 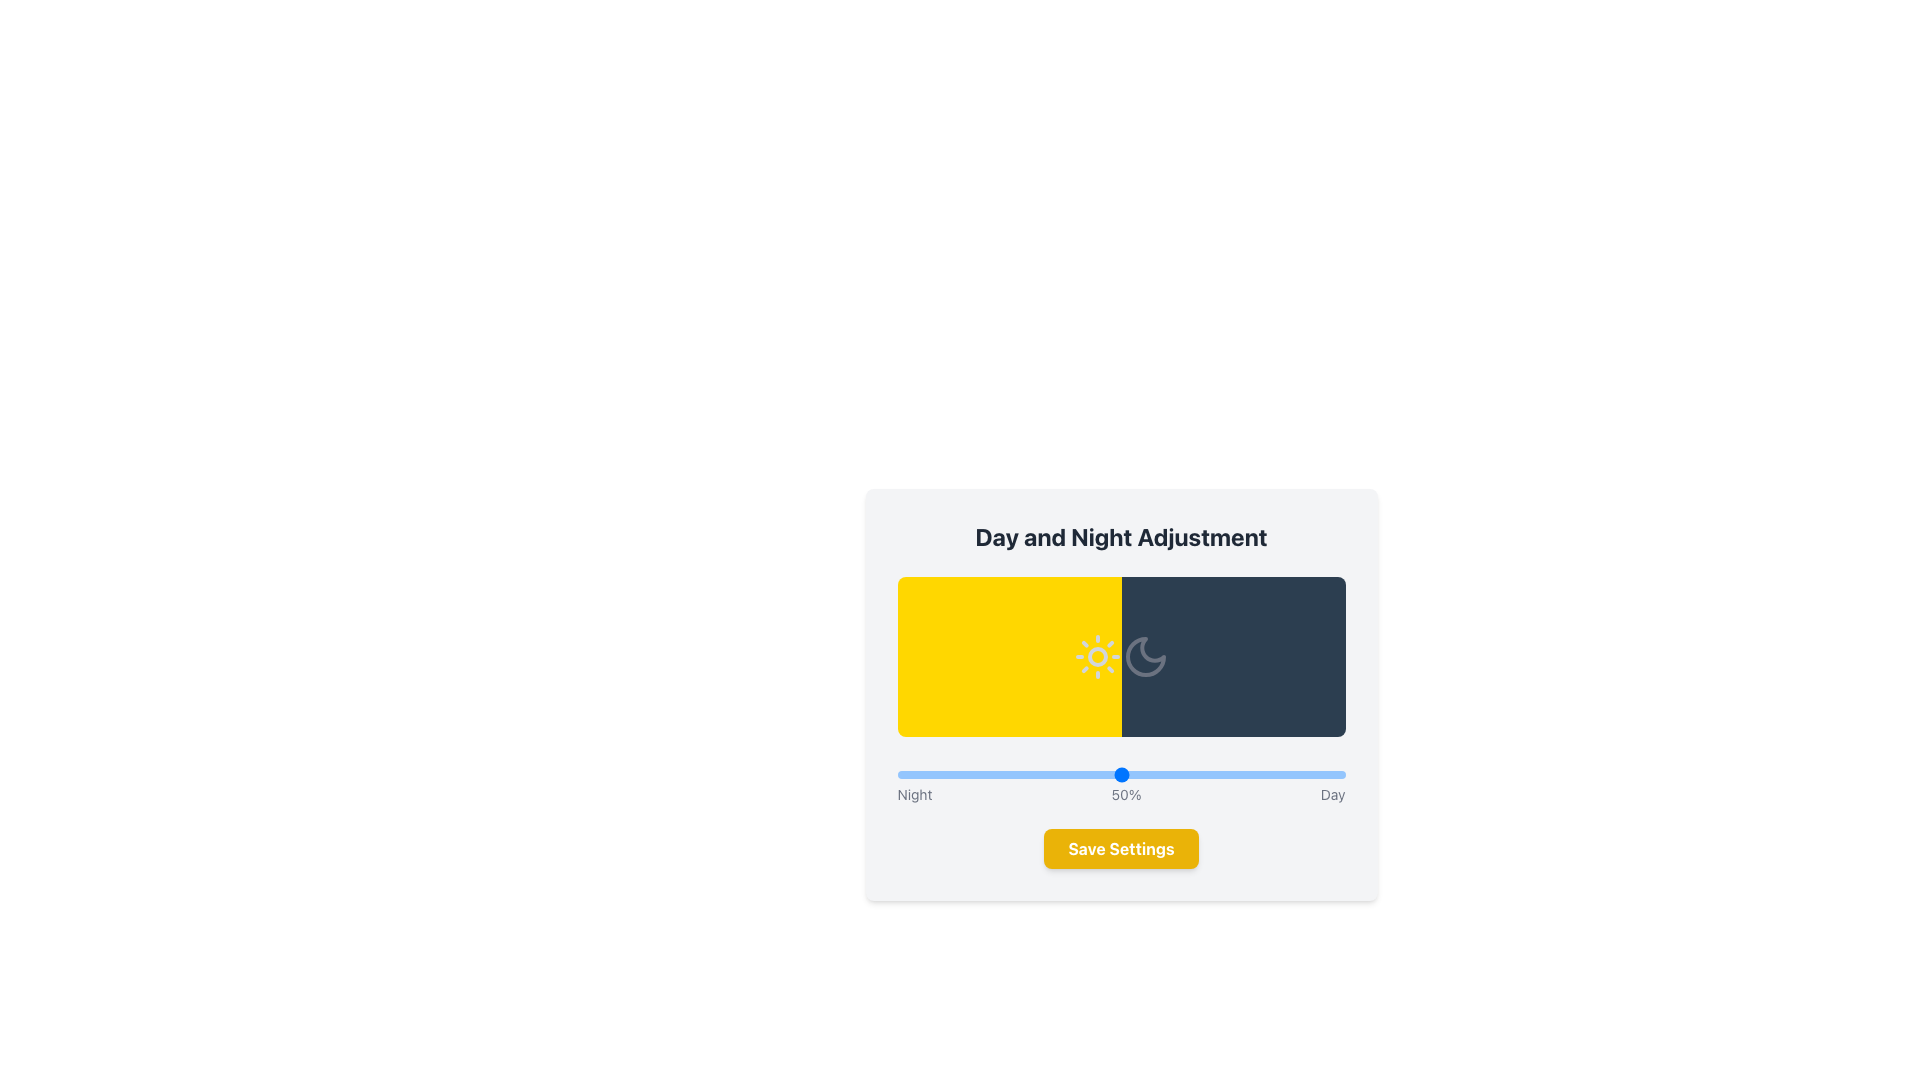 I want to click on the day-night adjustment, so click(x=1237, y=774).